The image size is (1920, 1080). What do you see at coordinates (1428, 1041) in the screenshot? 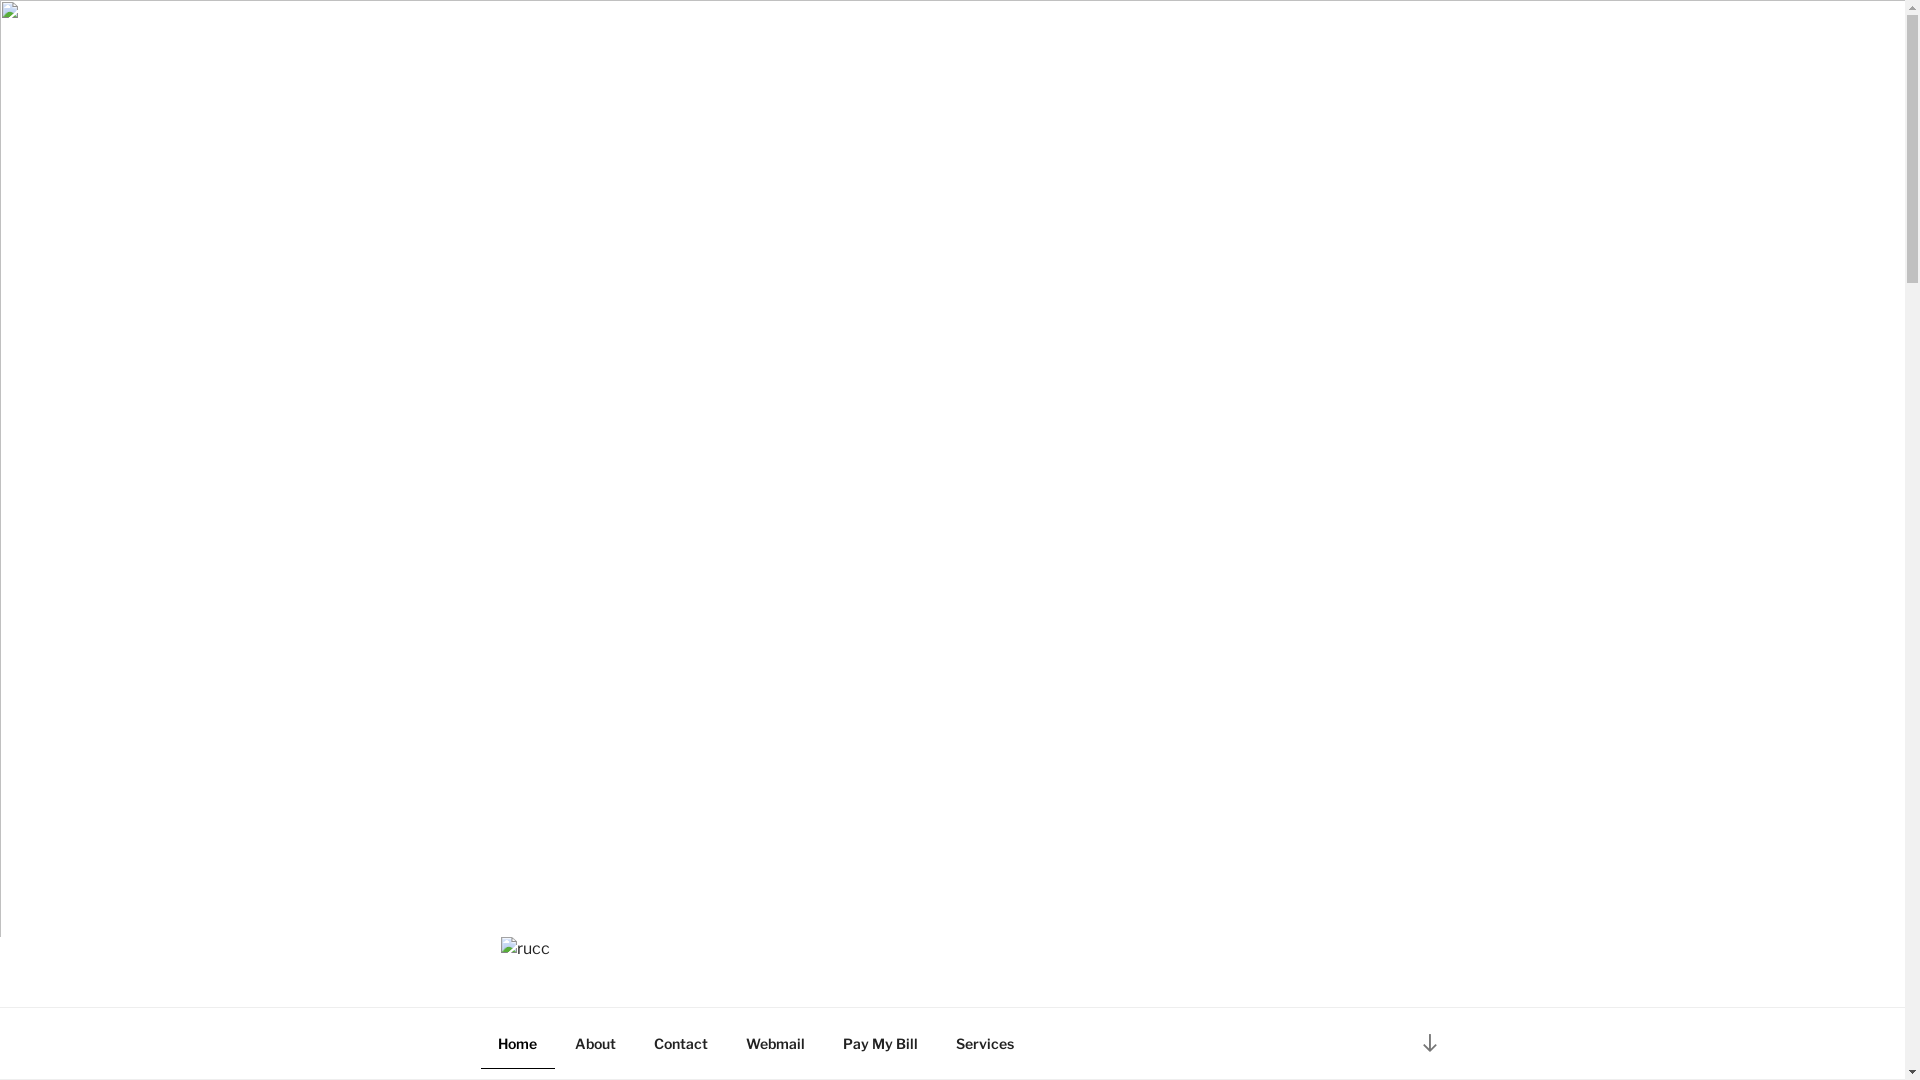
I see `'Scroll down to content'` at bounding box center [1428, 1041].